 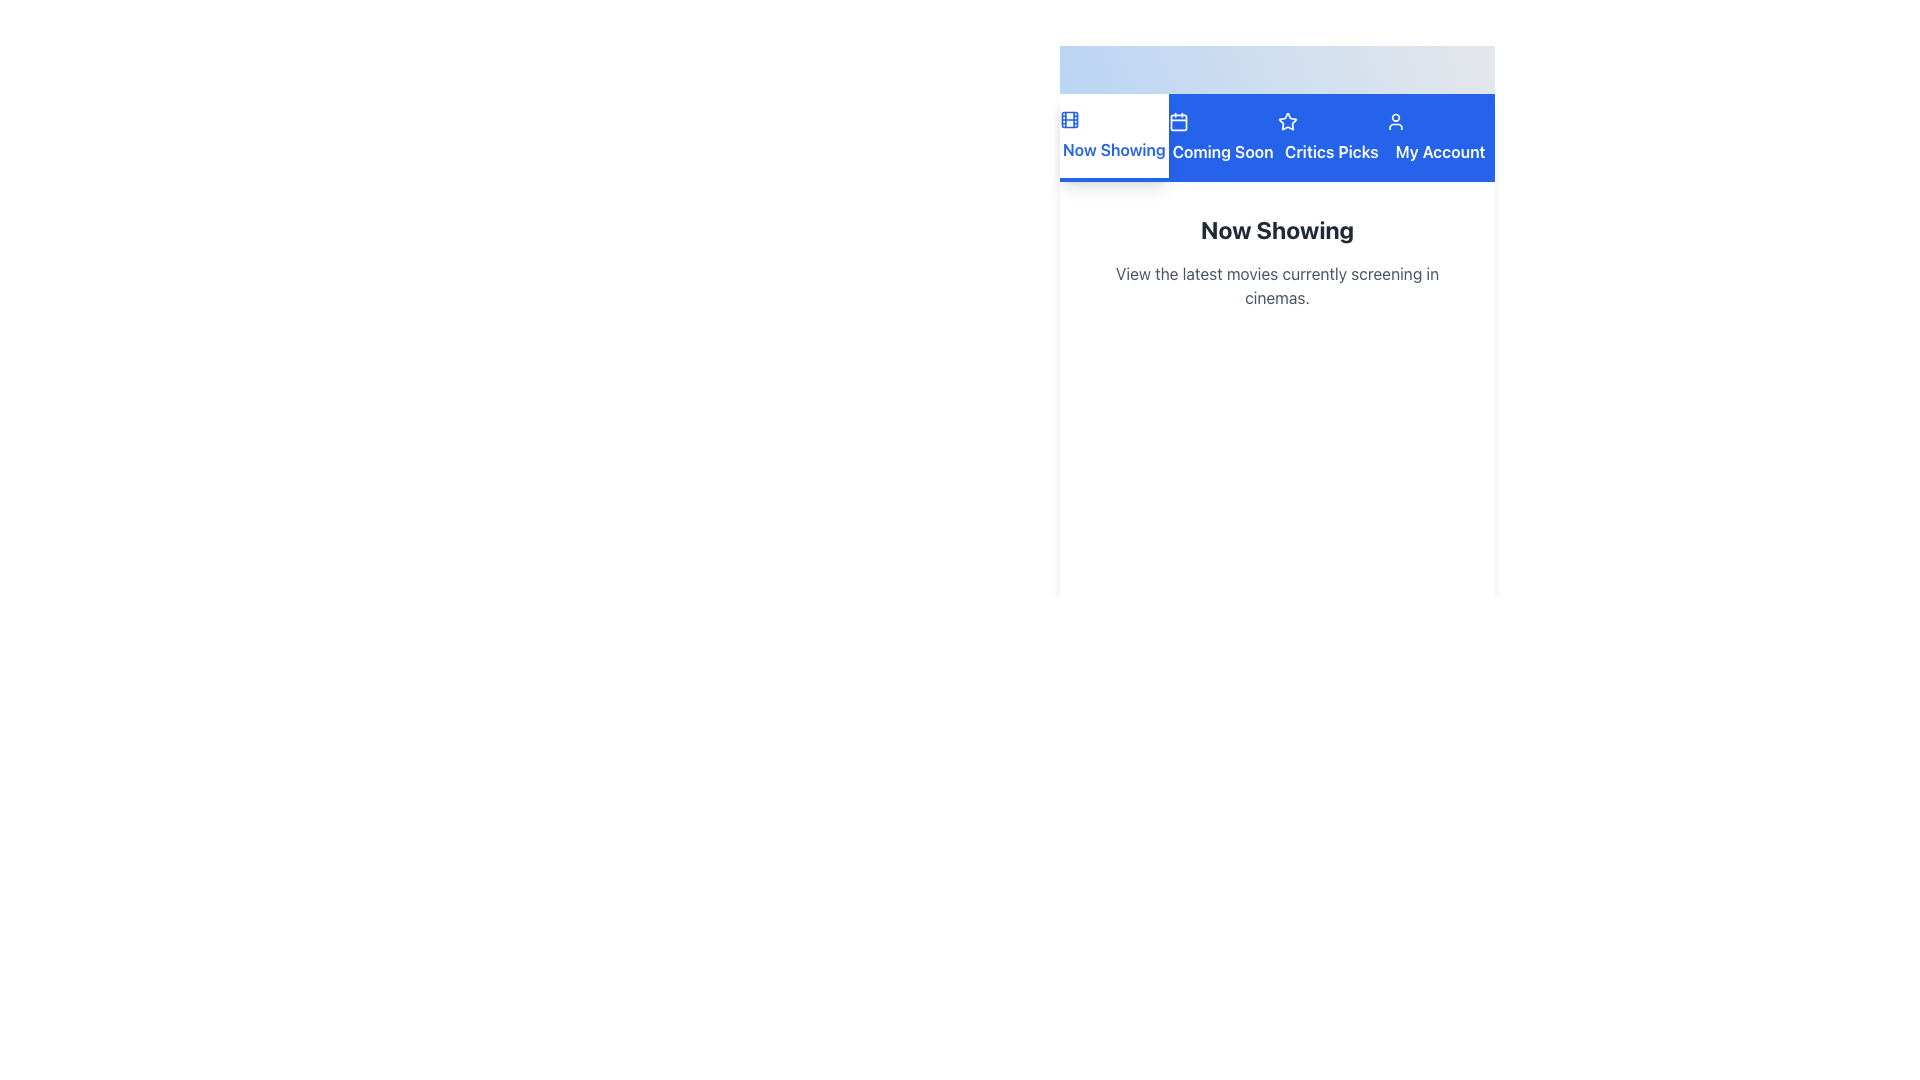 What do you see at coordinates (1069, 119) in the screenshot?
I see `the topmost and leftmost icon in the toolbar section, which serves as a visual label for a navigation option` at bounding box center [1069, 119].